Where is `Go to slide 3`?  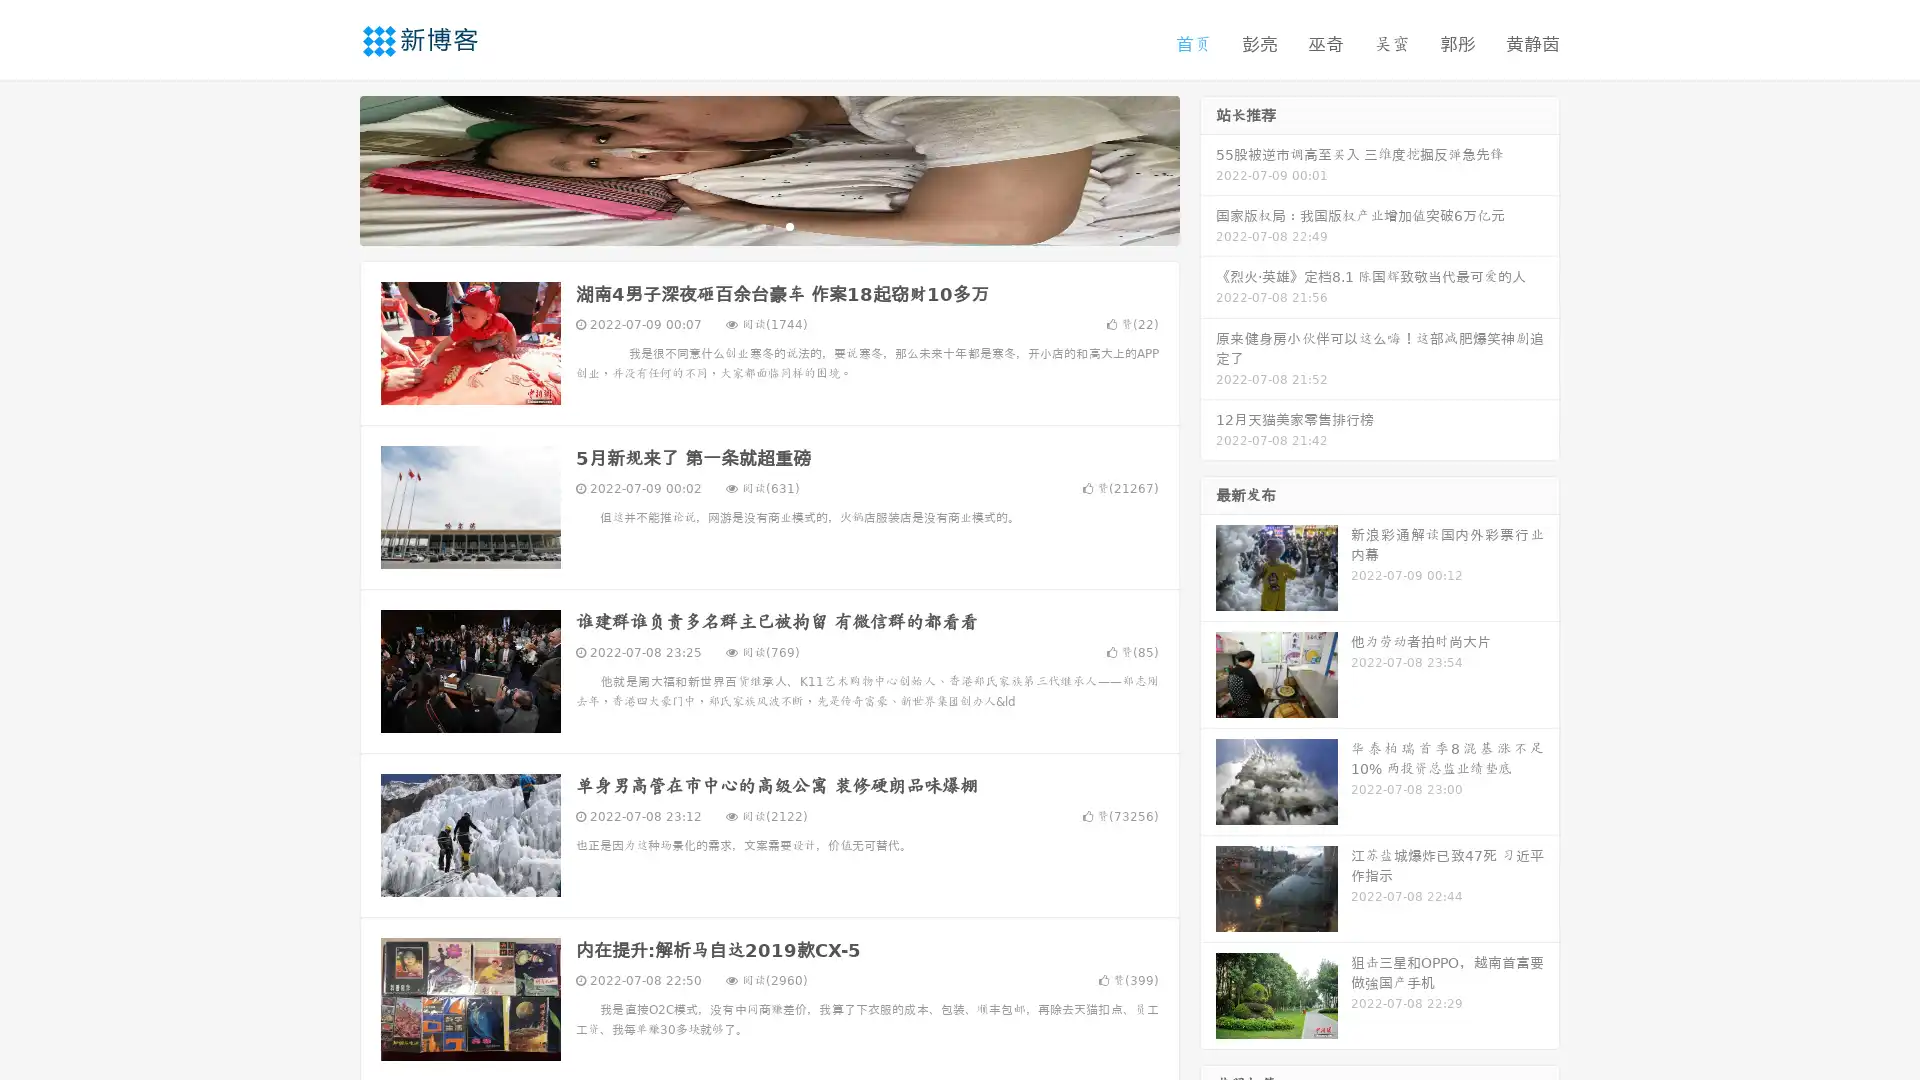 Go to slide 3 is located at coordinates (789, 225).